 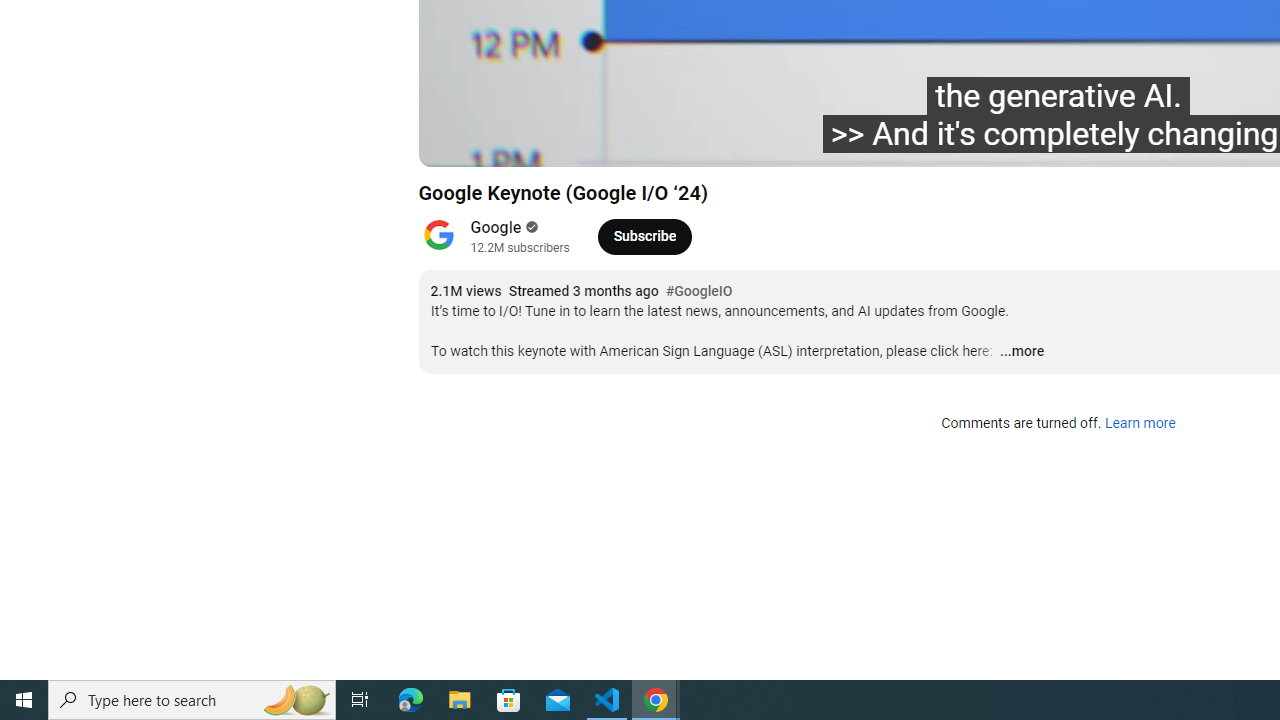 I want to click on '...more', so click(x=1021, y=351).